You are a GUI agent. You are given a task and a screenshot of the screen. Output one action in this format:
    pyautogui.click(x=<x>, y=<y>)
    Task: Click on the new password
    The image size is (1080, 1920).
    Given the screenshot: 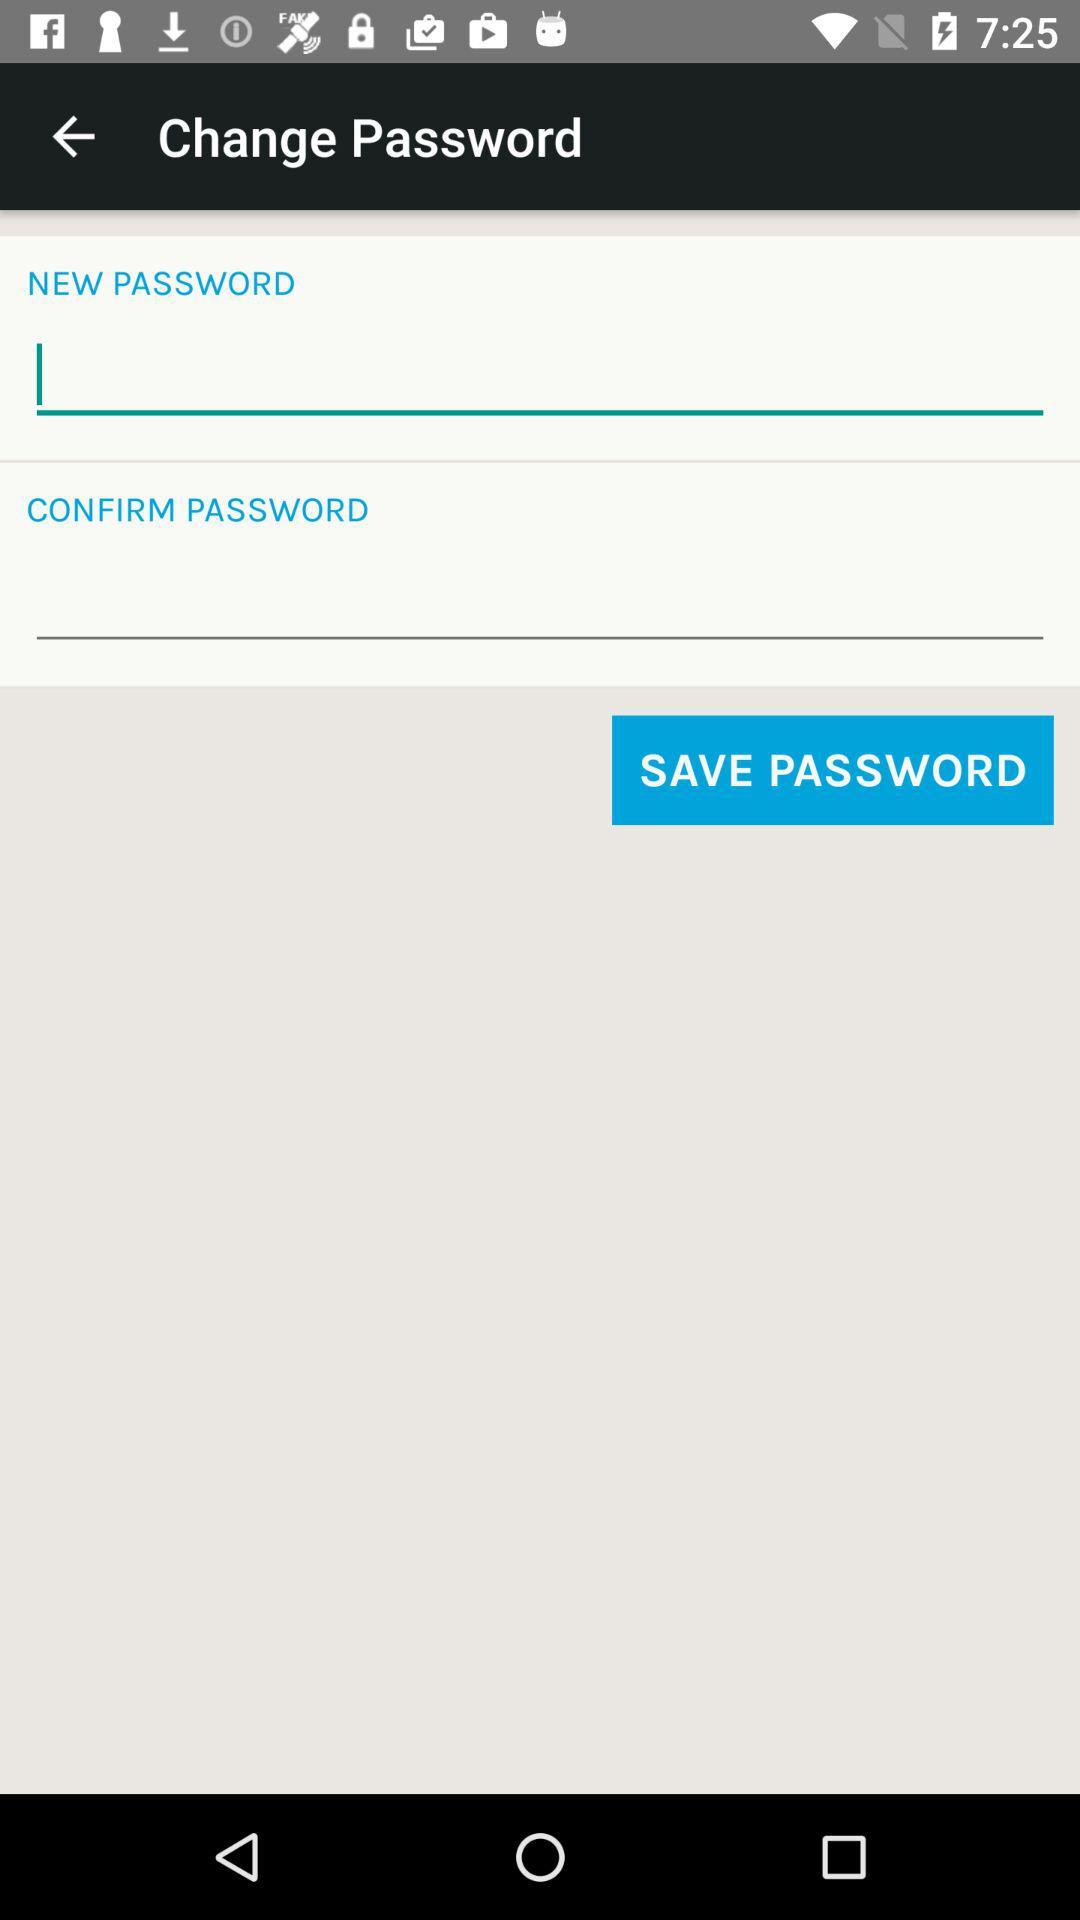 What is the action you would take?
    pyautogui.click(x=540, y=375)
    